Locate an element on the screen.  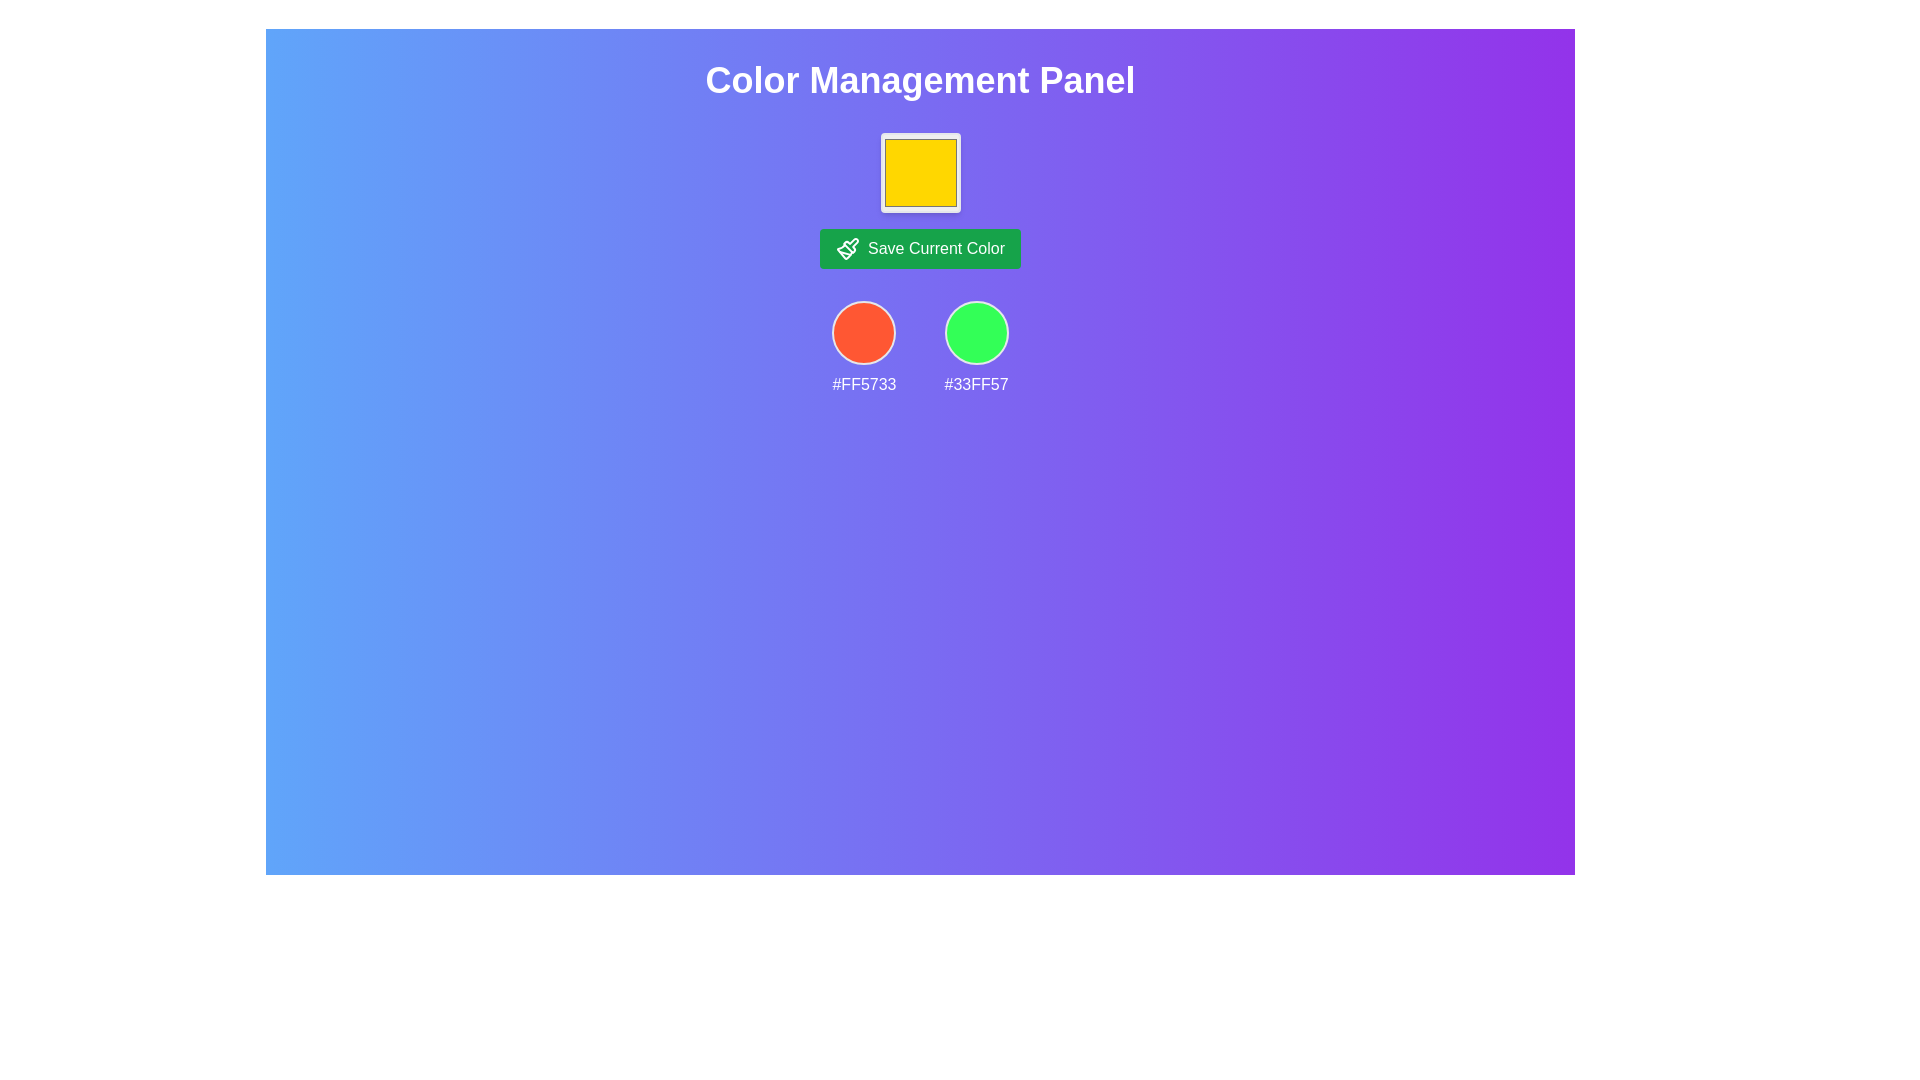
the Text Display element that shows the color code corresponding to the red badge above it is located at coordinates (864, 385).